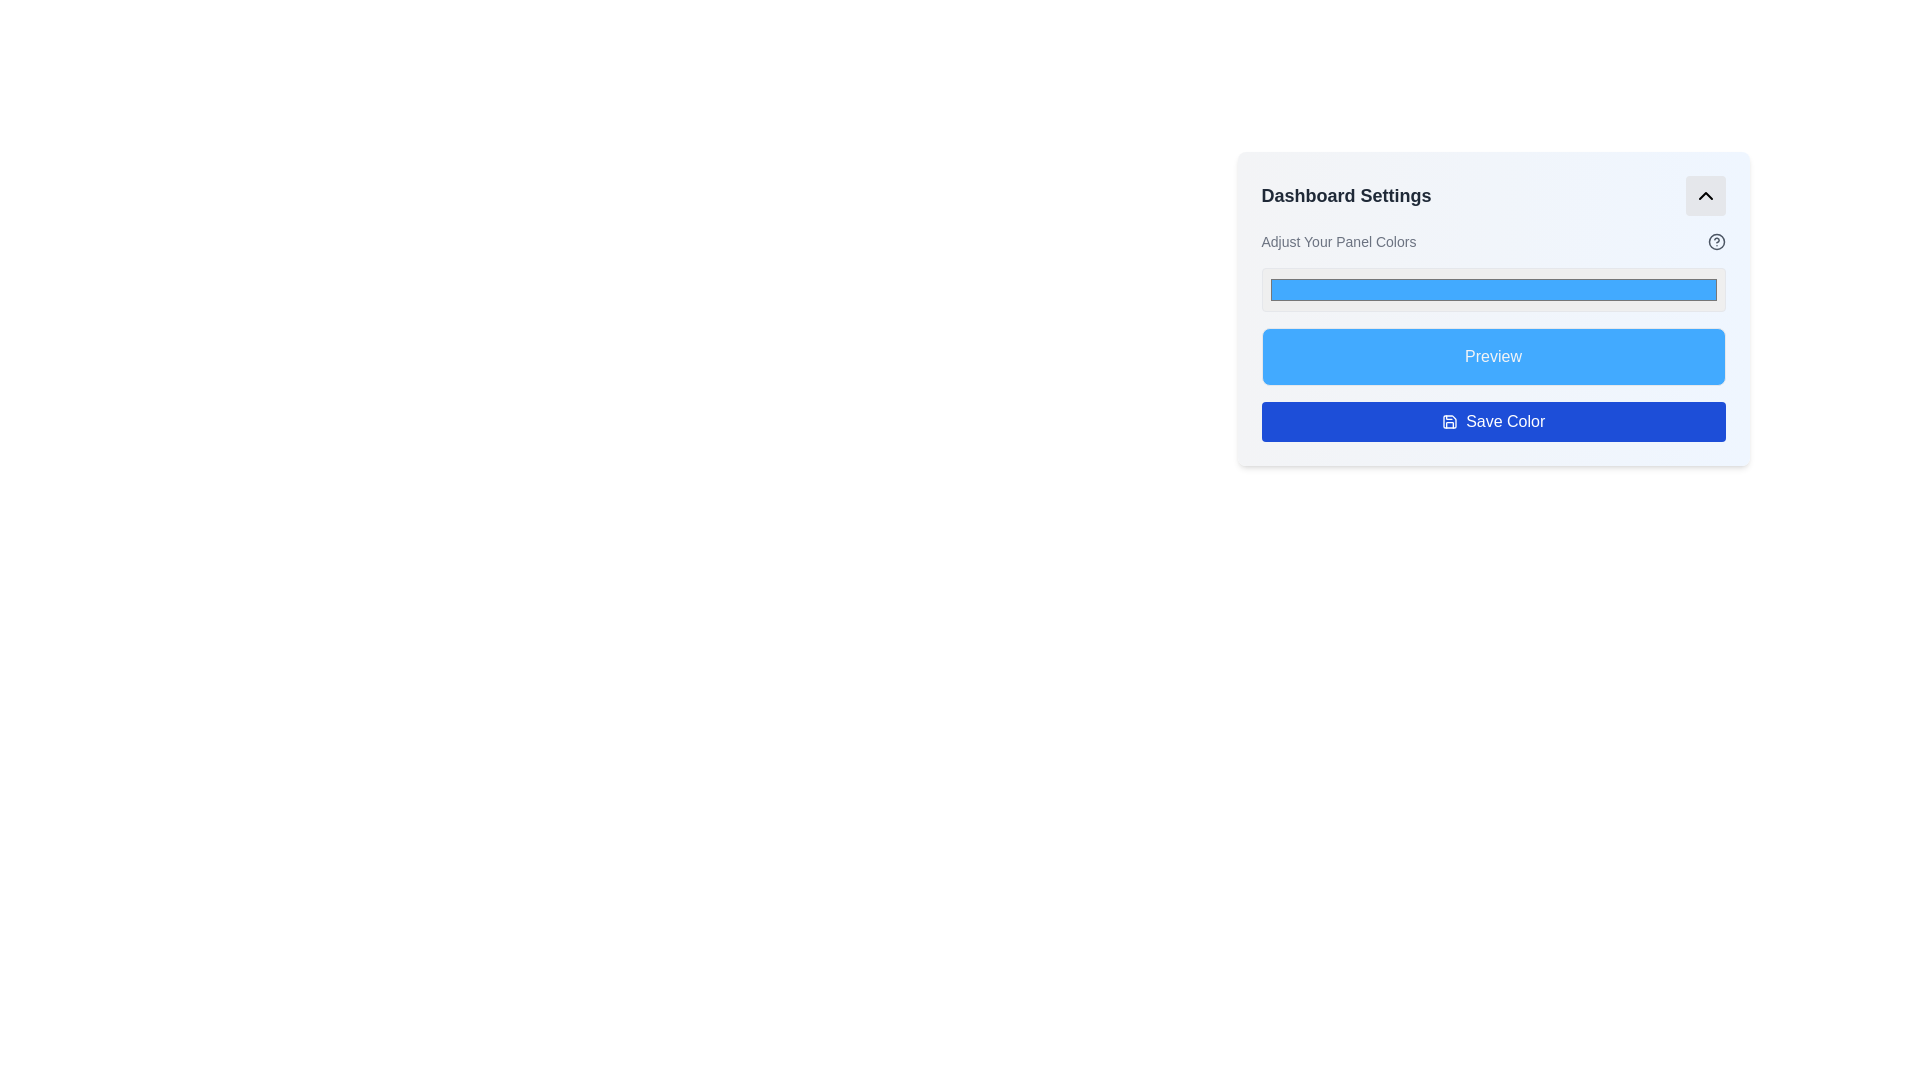  I want to click on the static text element displaying 'Adjust Your Panel Colors.' which is located directly under the 'Dashboard Settings' title, so click(1339, 241).